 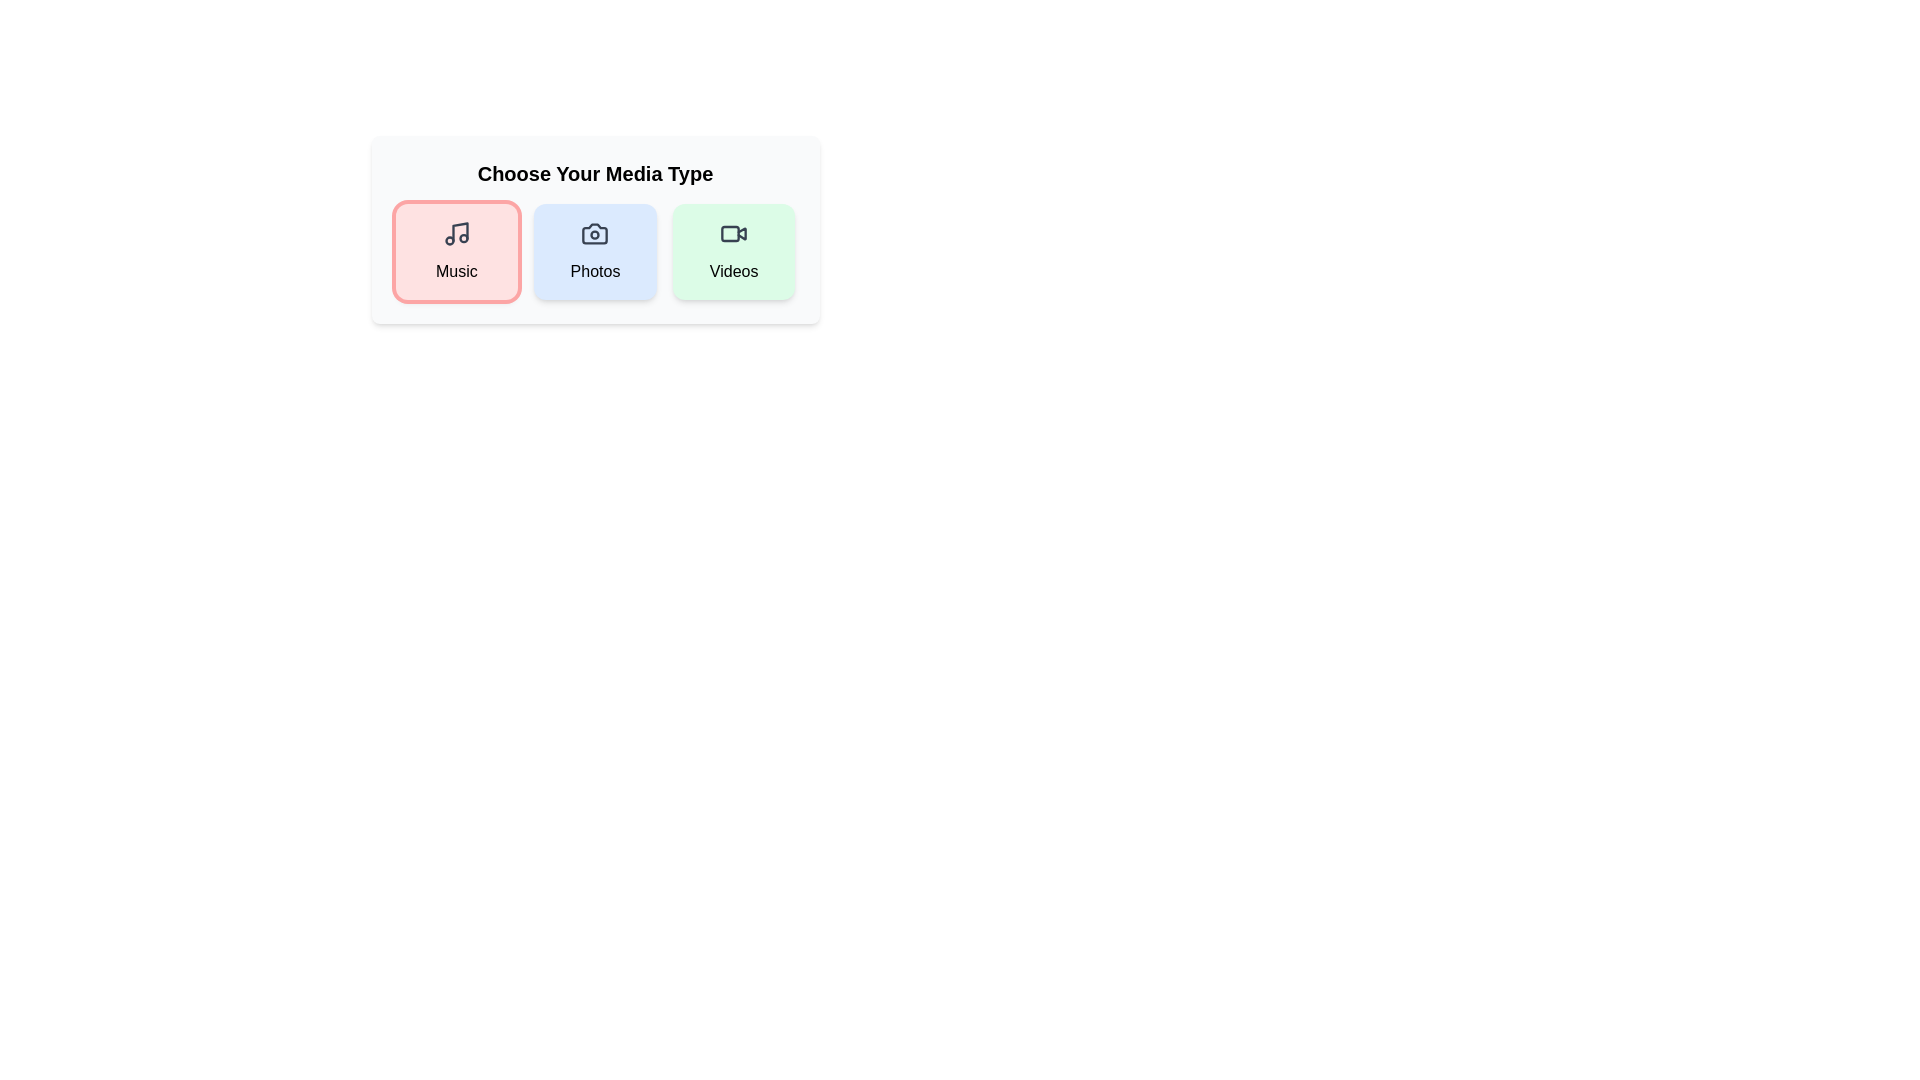 What do you see at coordinates (594, 229) in the screenshot?
I see `the 'Photos' button, which is the second button in a horizontal arrangement of three buttons` at bounding box center [594, 229].